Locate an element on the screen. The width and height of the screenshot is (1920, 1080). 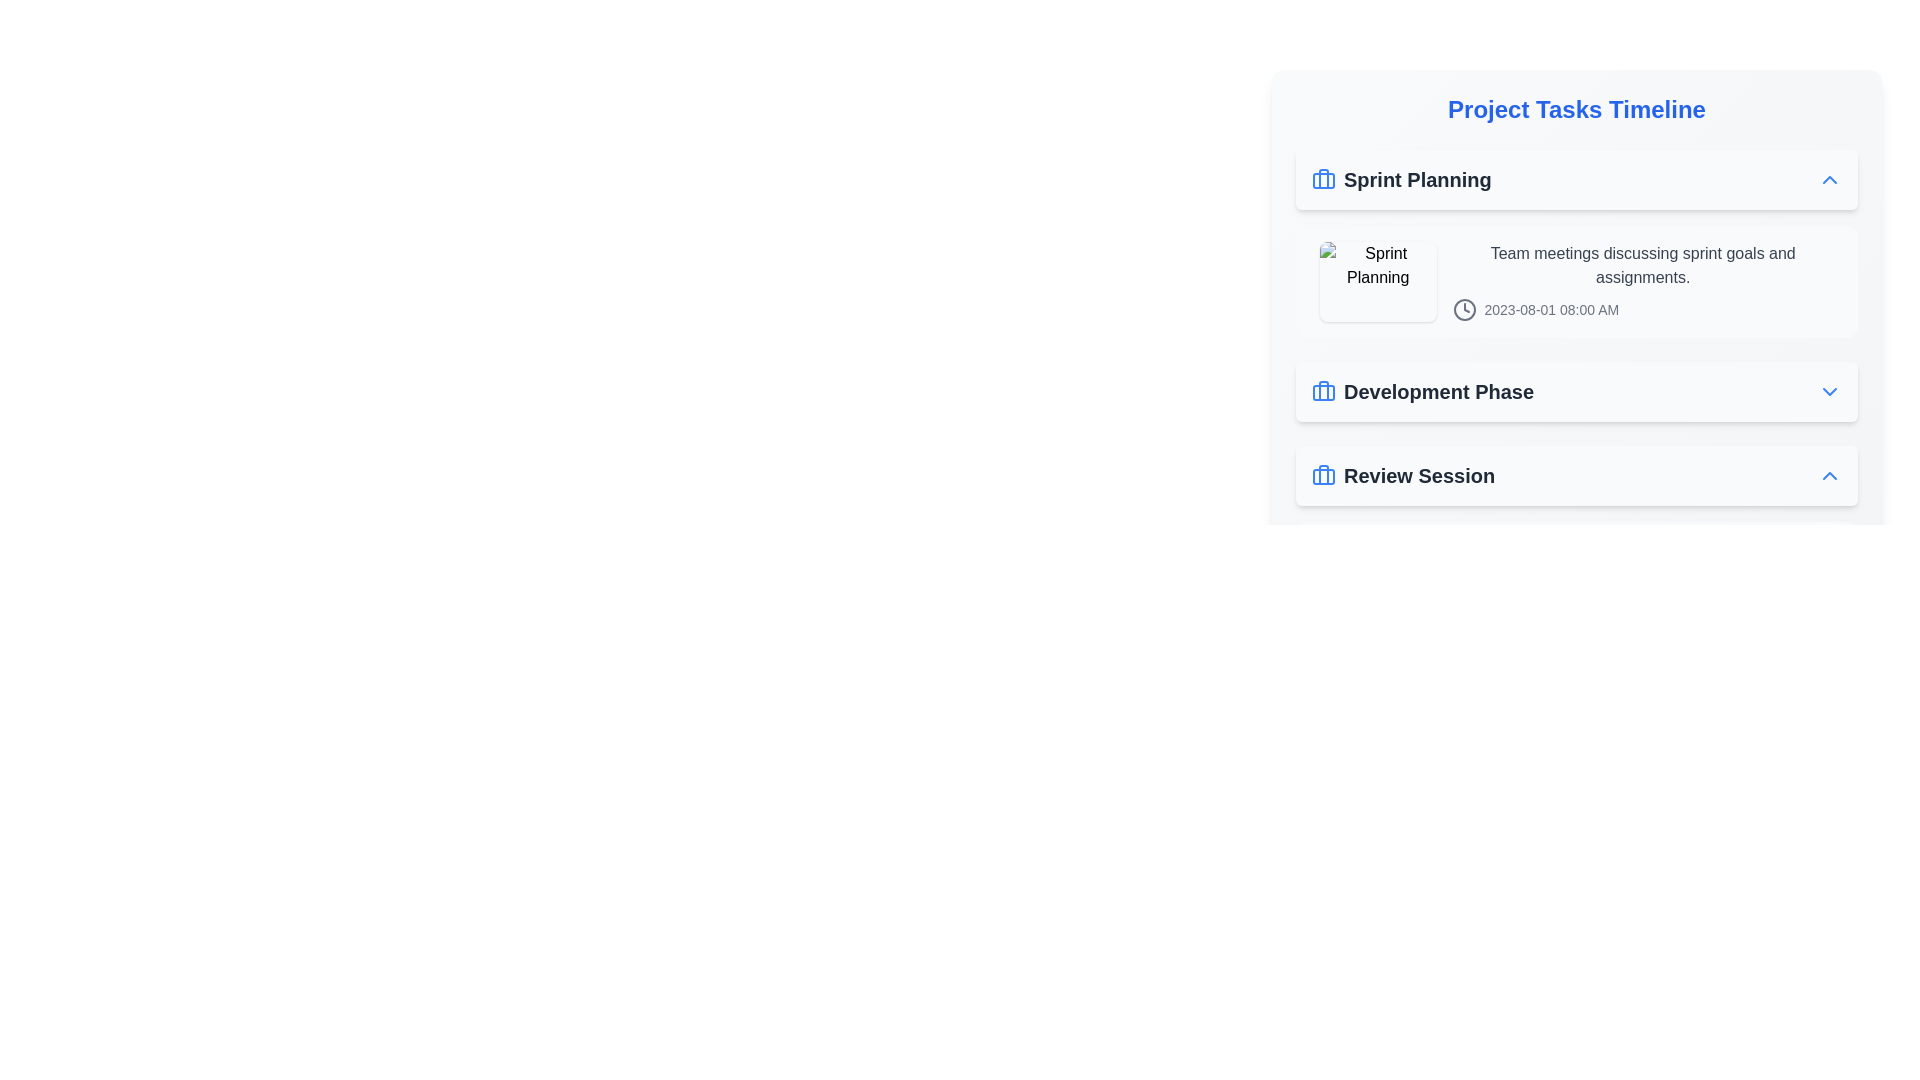
text from the title 'Project Tasks Timeline', which is a large, bold, blue-text label centered at the top of the content card is located at coordinates (1576, 110).